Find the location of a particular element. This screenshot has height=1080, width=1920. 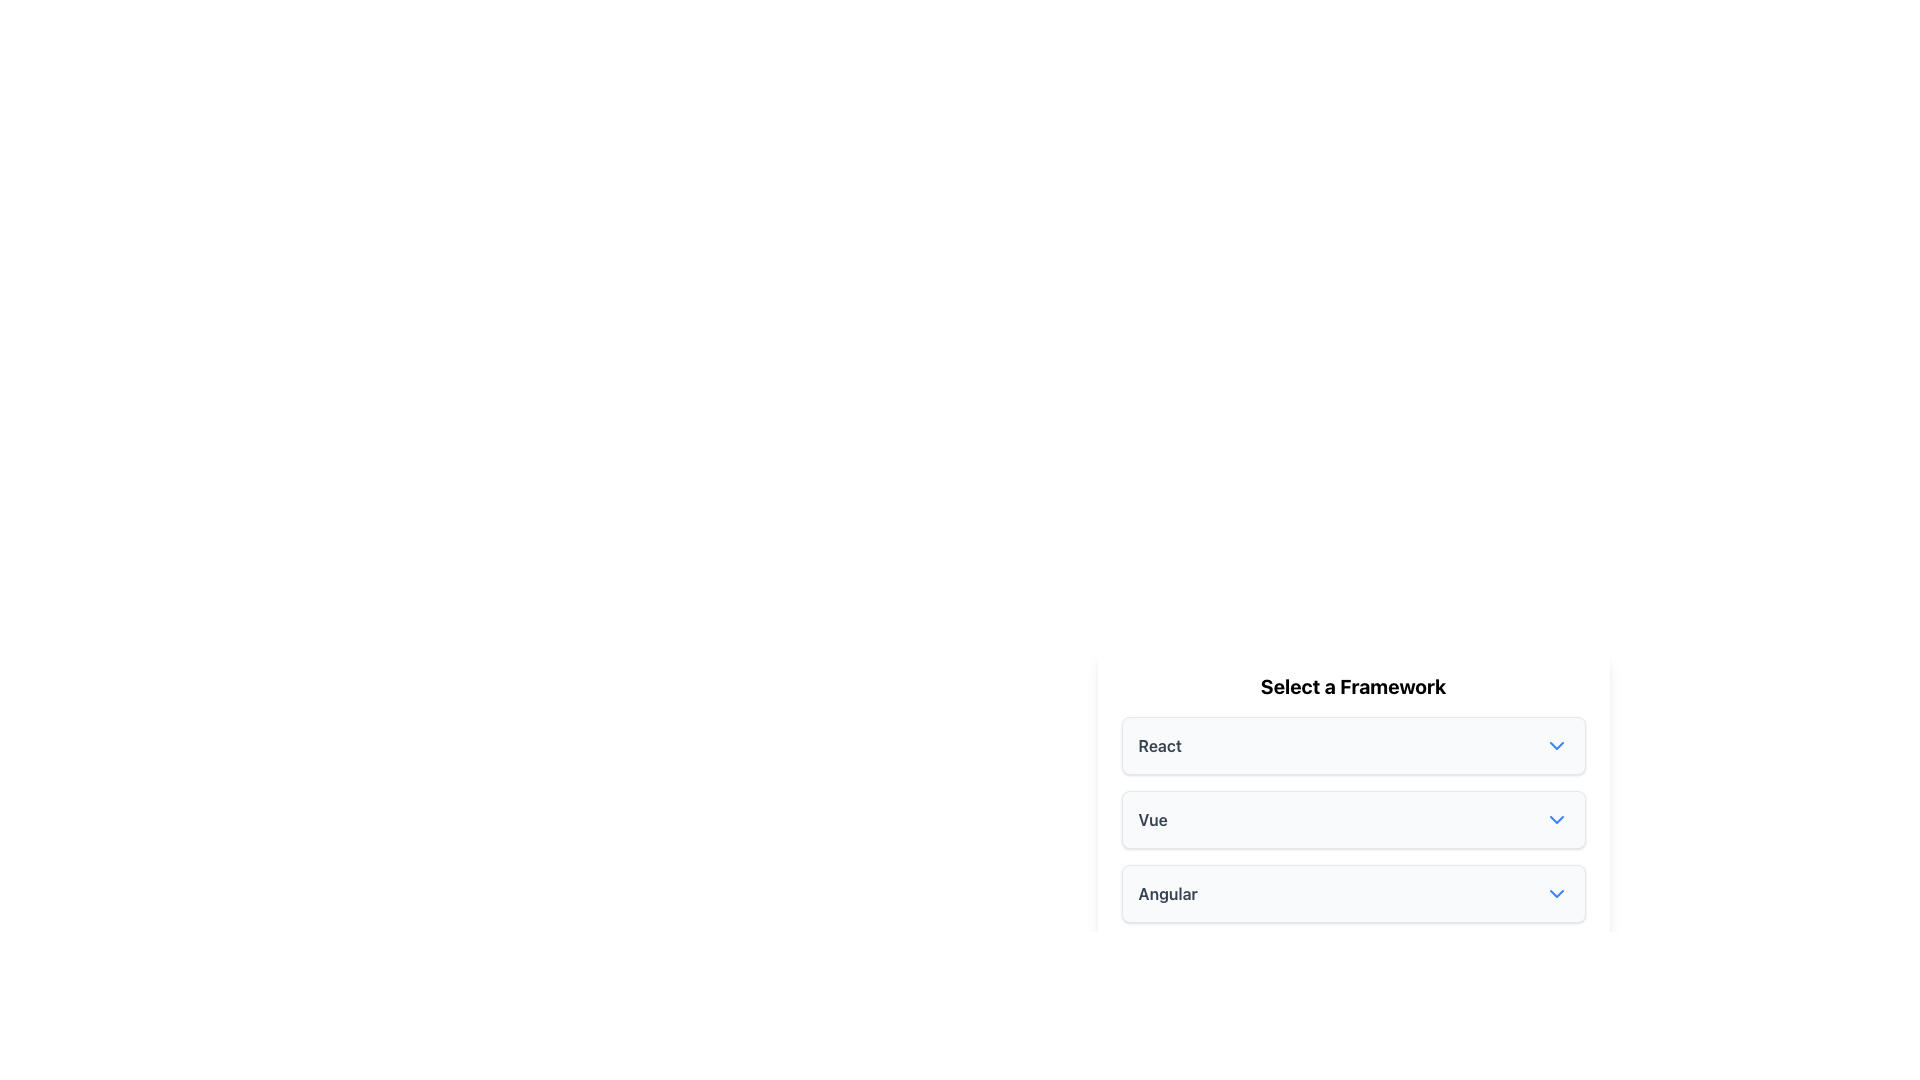

the Chevron Icon located on the right side of the 'React' text is located at coordinates (1555, 745).